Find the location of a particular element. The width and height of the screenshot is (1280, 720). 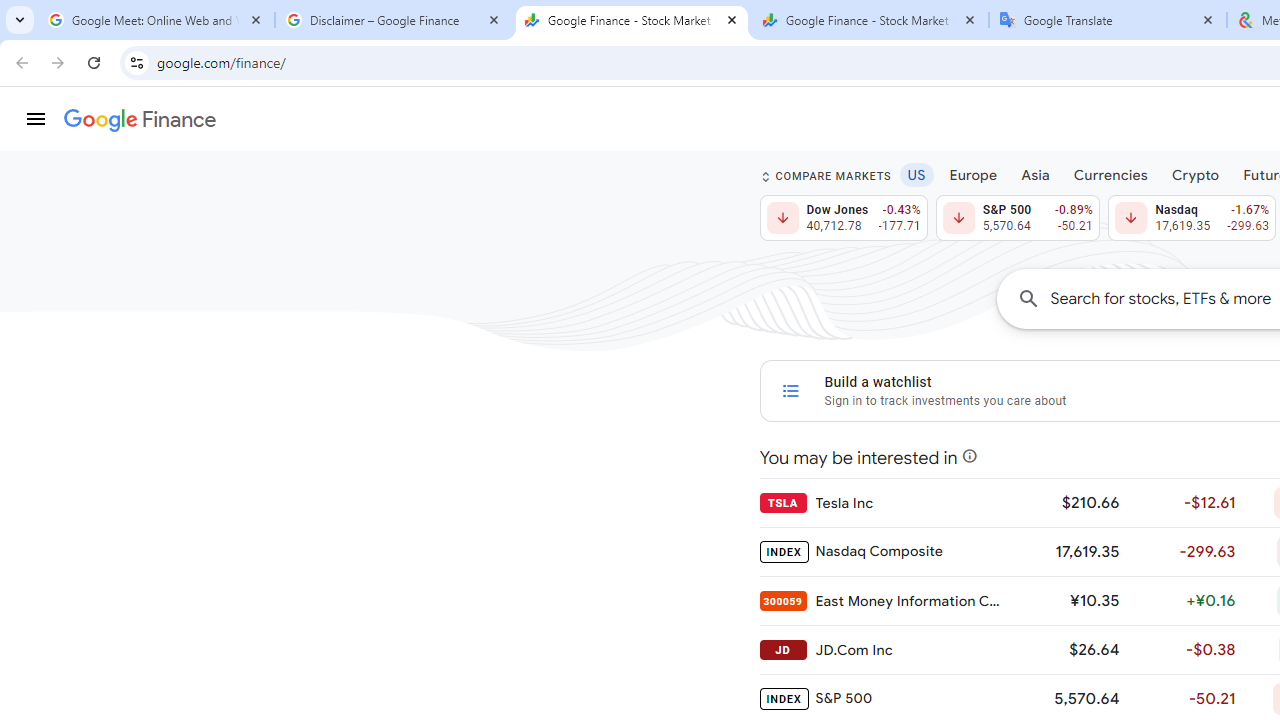

'Crypto' is located at coordinates (1195, 173).